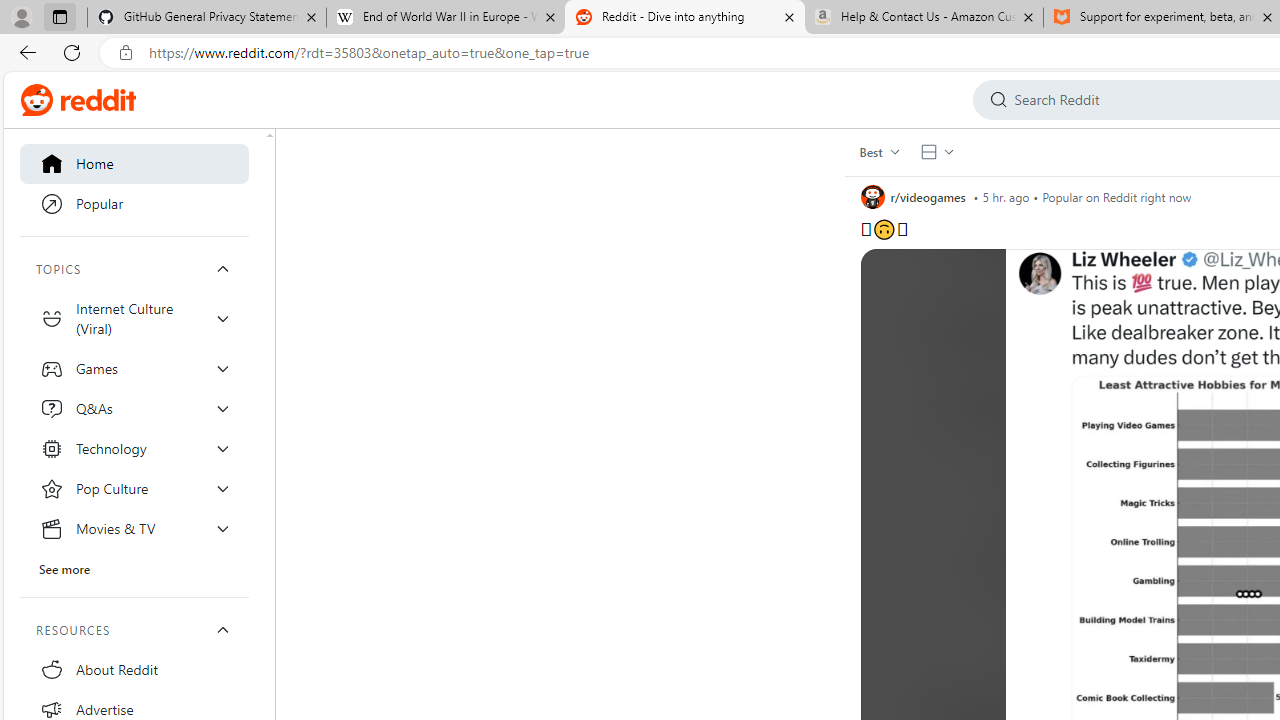 This screenshot has width=1280, height=720. I want to click on 'Pop Culture', so click(134, 488).